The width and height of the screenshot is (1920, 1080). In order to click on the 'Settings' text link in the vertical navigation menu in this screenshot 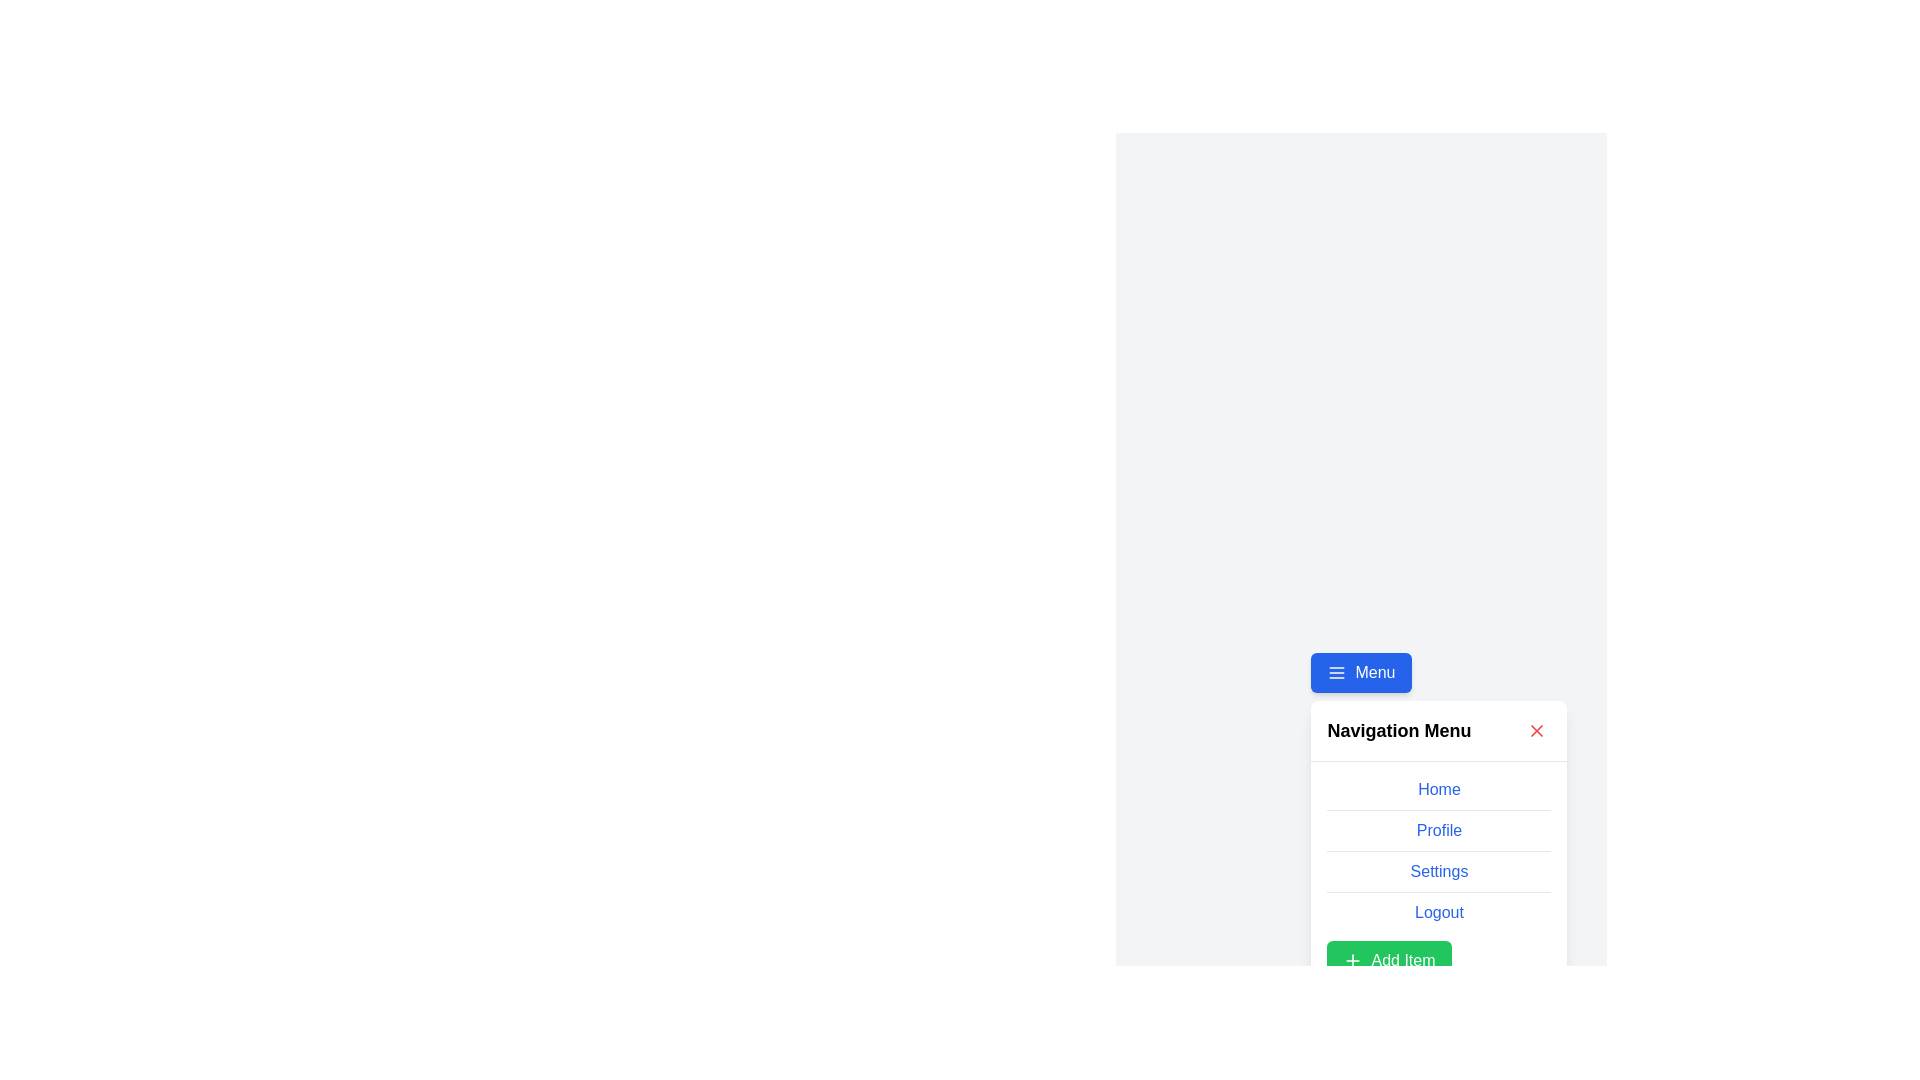, I will do `click(1438, 875)`.